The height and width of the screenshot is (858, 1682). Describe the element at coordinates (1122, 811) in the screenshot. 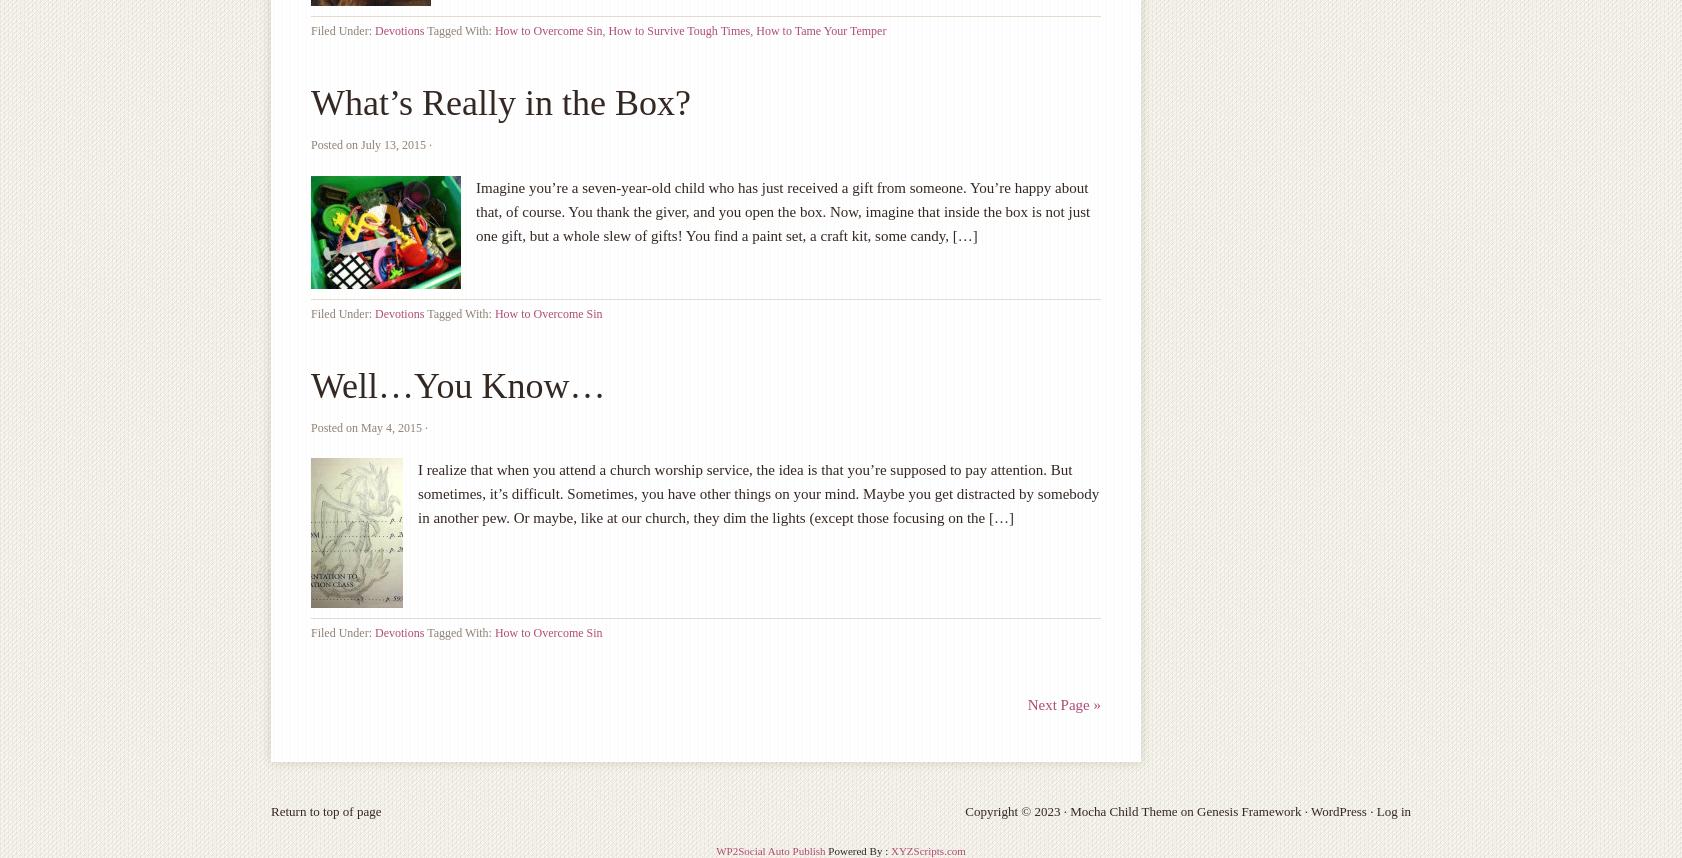

I see `'Mocha Child Theme'` at that location.